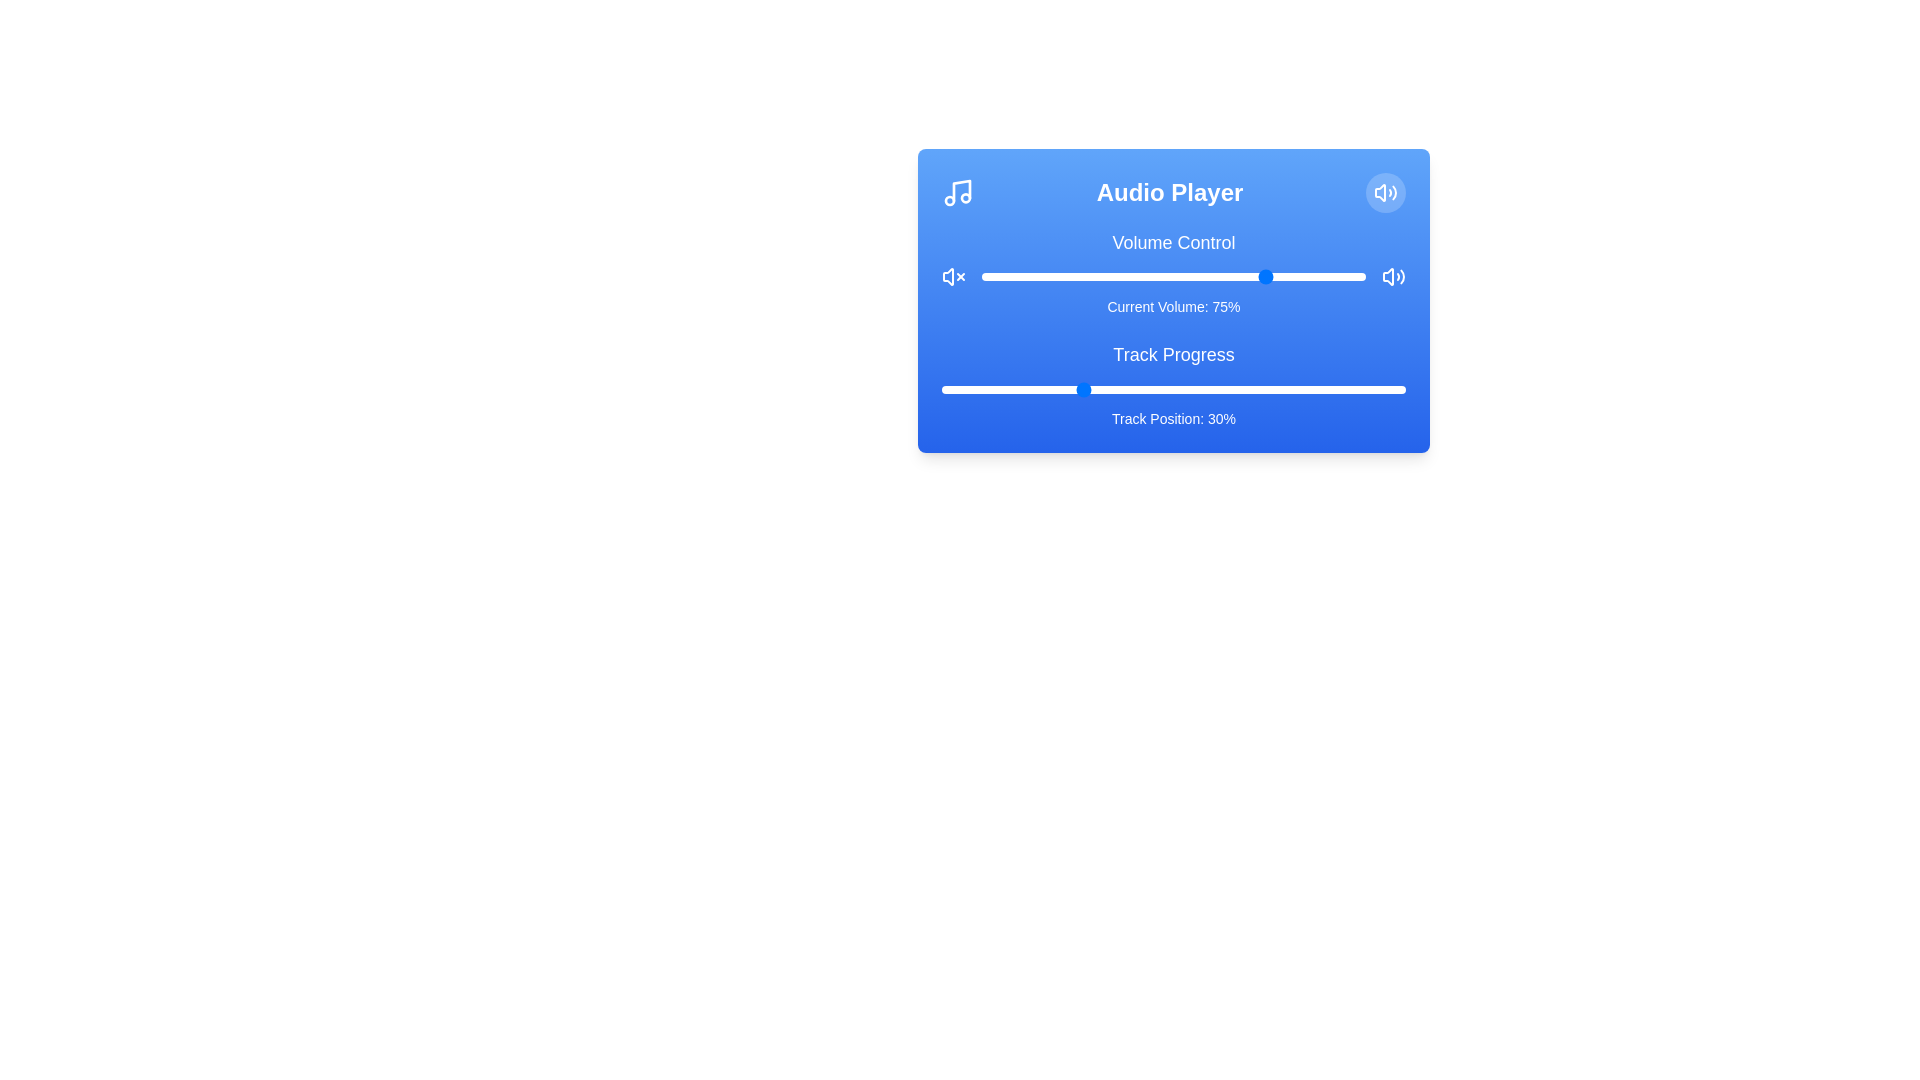 This screenshot has width=1920, height=1080. I want to click on track position, so click(1146, 389).